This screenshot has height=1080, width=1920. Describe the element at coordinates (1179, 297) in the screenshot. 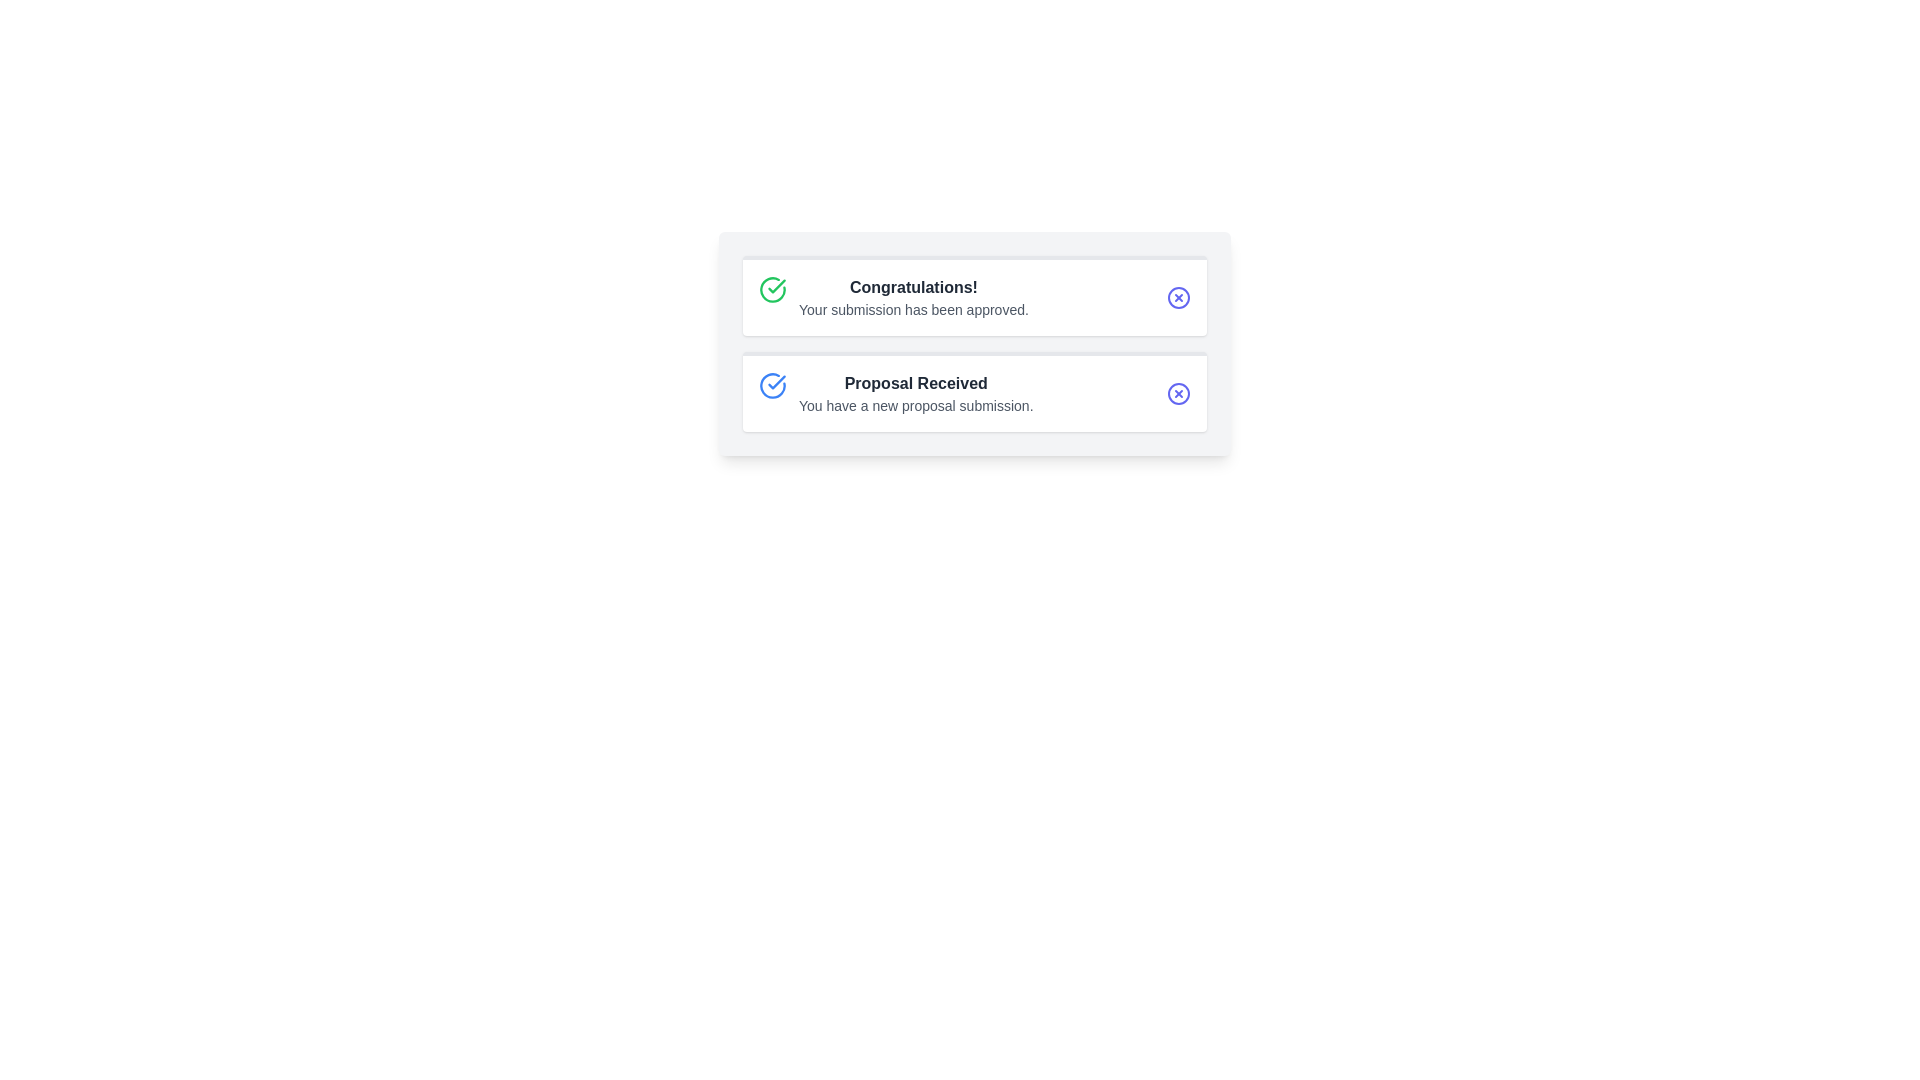

I see `the close button located at the top right corner of the card, adjacent to the text 'Congratulations!'` at that location.